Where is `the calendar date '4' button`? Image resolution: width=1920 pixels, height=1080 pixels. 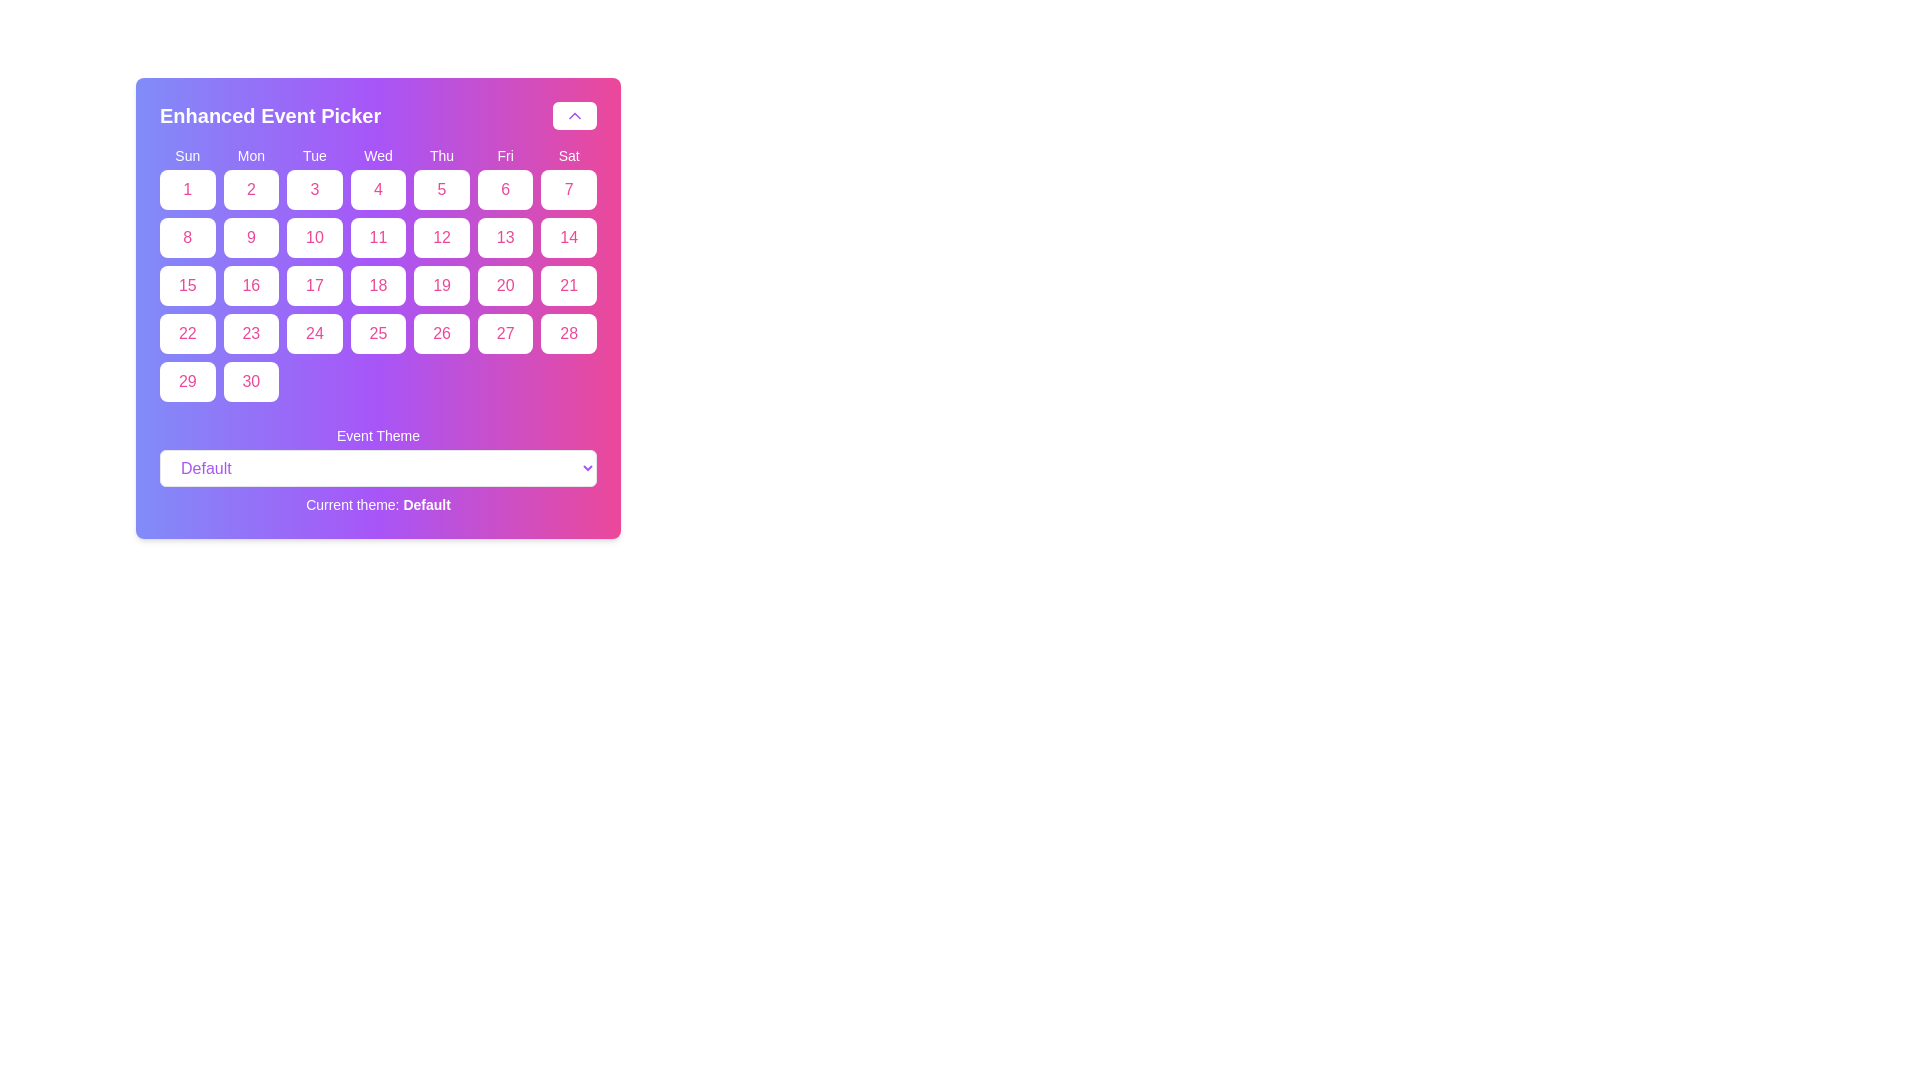 the calendar date '4' button is located at coordinates (378, 189).